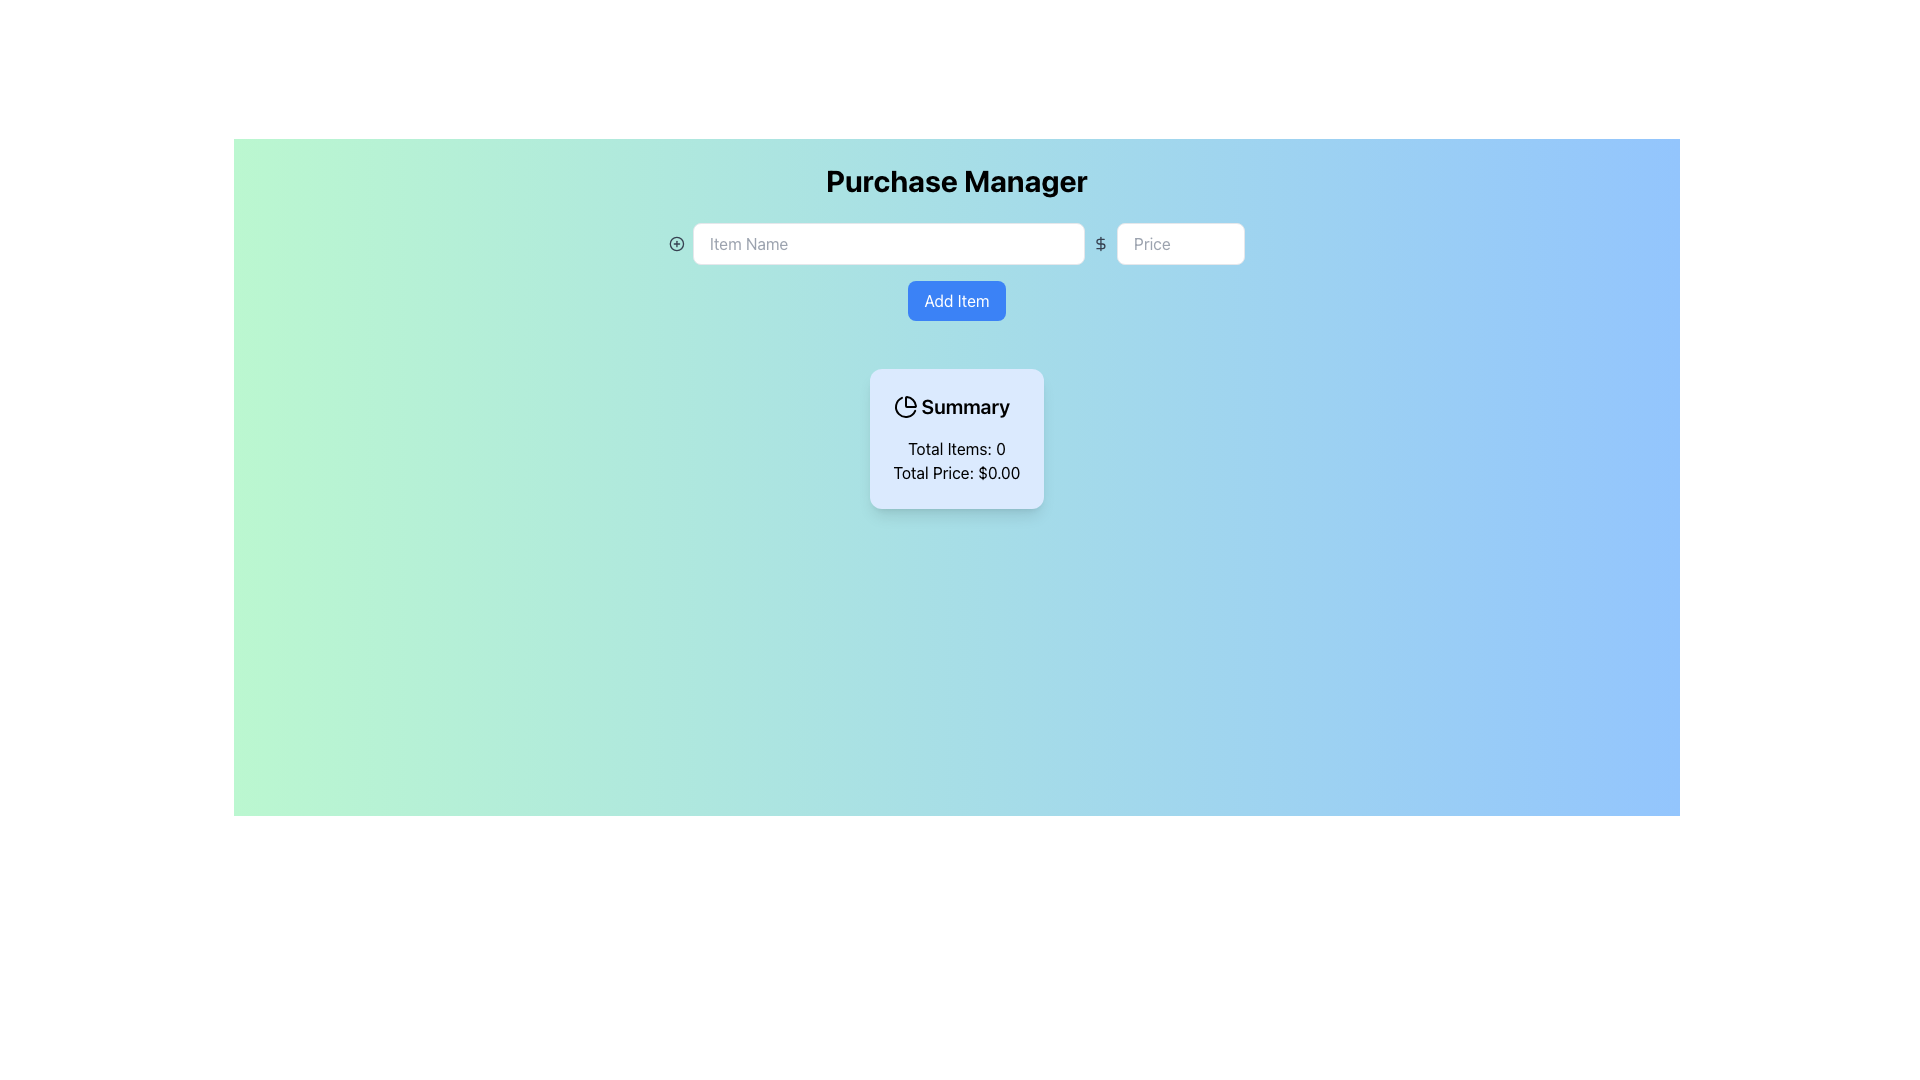 Image resolution: width=1920 pixels, height=1080 pixels. I want to click on the Static Text displaying the total price value in the summary section, located below 'Total Items: 0' in the summary card, so click(955, 473).